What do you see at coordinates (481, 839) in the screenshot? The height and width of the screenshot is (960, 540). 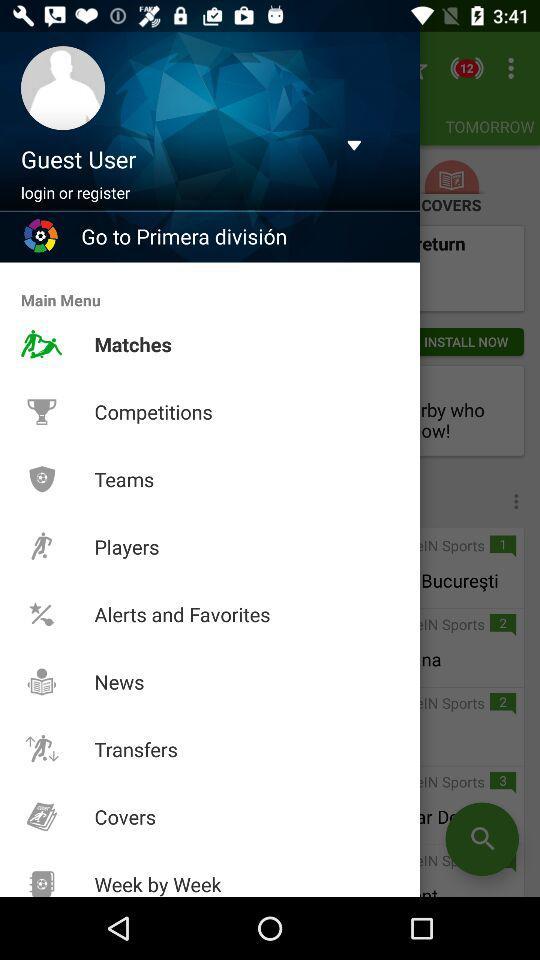 I see `the search icon` at bounding box center [481, 839].